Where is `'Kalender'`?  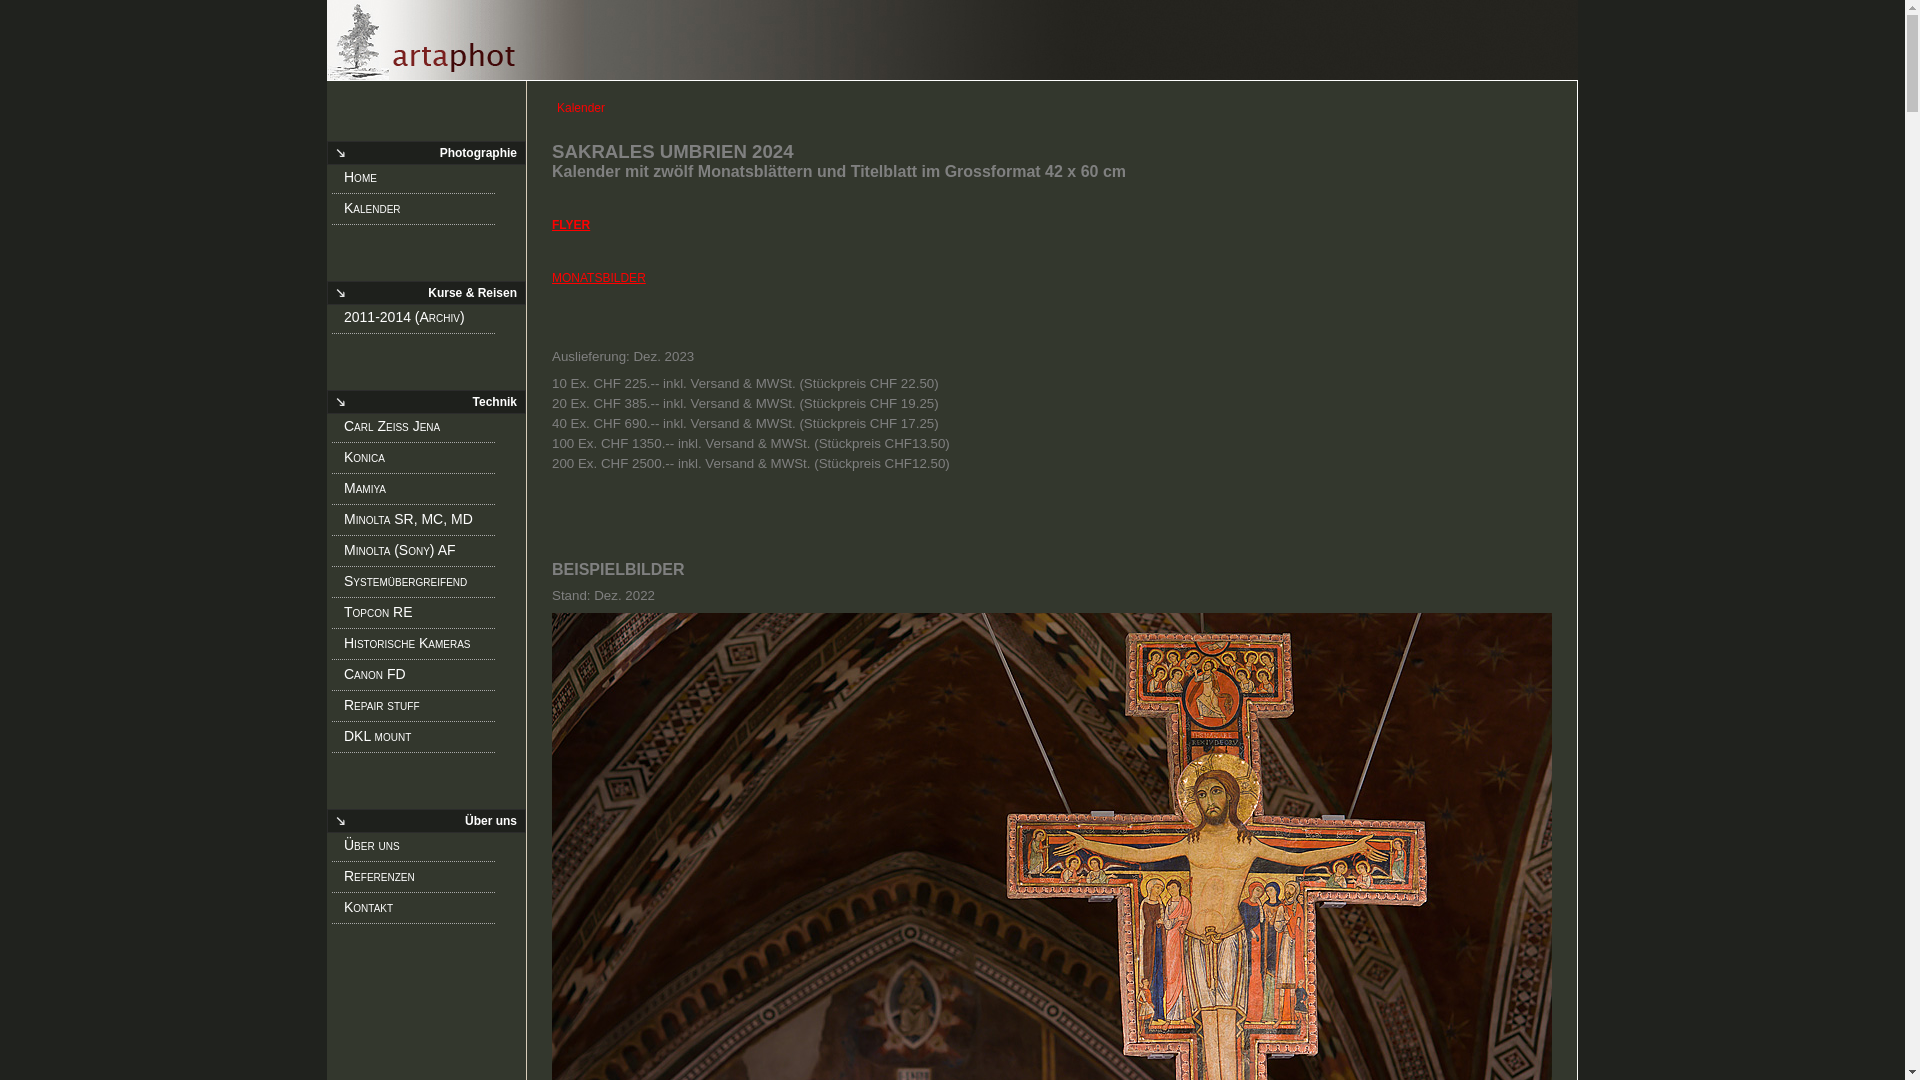 'Kalender' is located at coordinates (419, 212).